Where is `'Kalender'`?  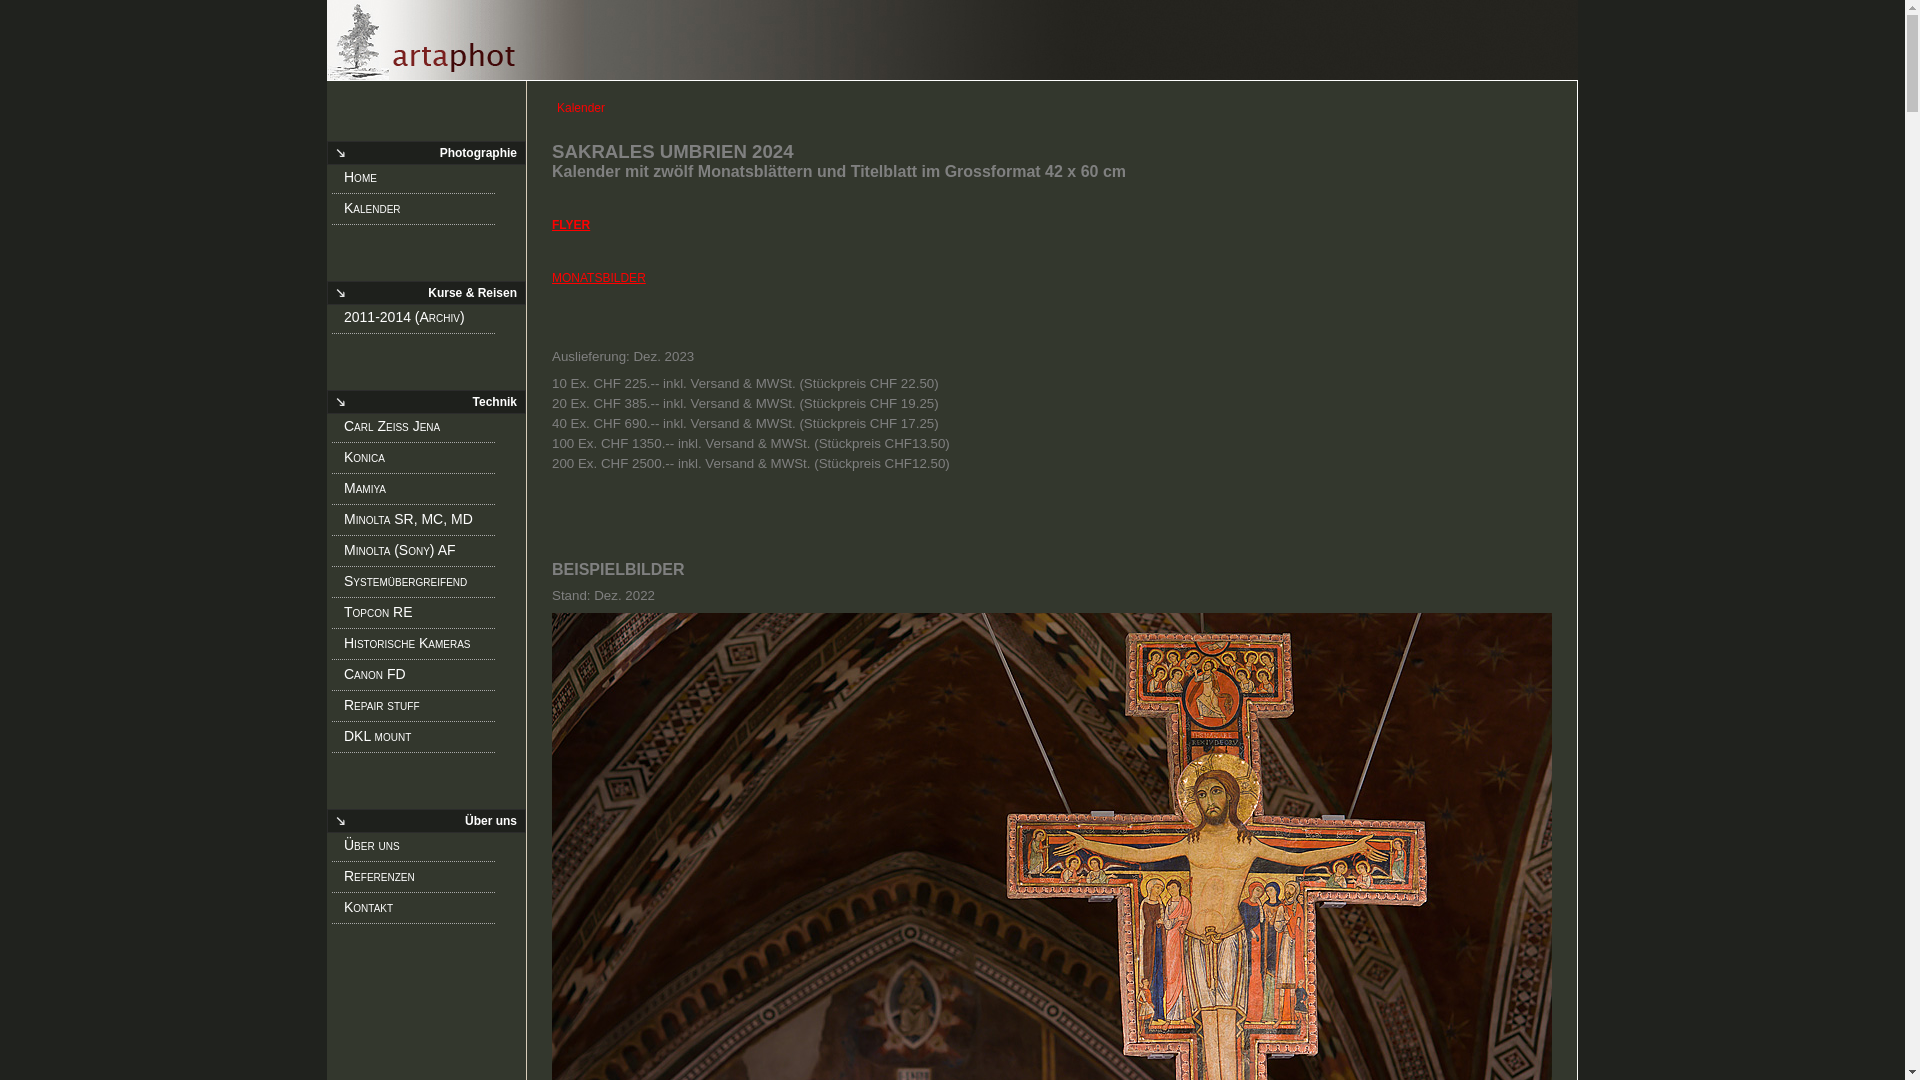 'Kalender' is located at coordinates (419, 212).